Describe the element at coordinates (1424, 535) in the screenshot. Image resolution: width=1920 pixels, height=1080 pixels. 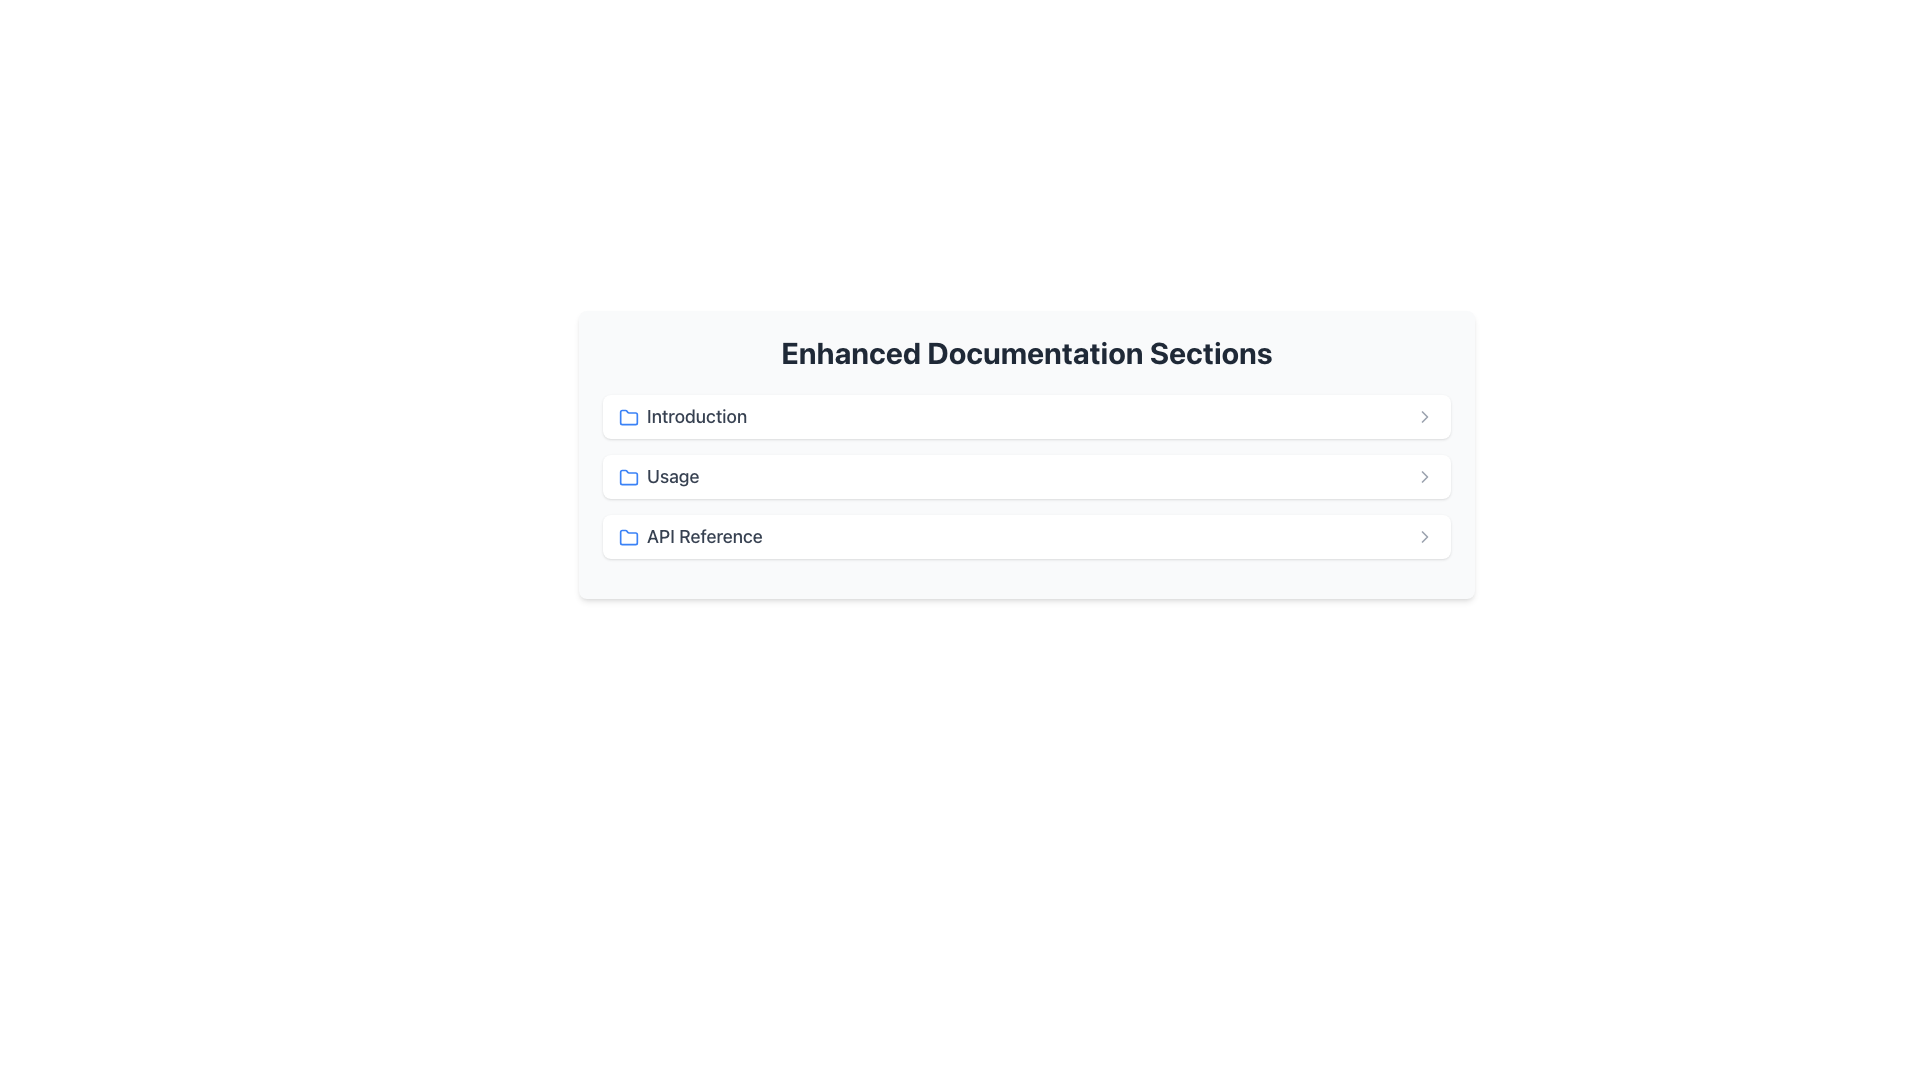
I see `the right-pointing arrow icon located at the far right of the 'API Reference' entry in the 'Enhanced Documentation Sections' list` at that location.